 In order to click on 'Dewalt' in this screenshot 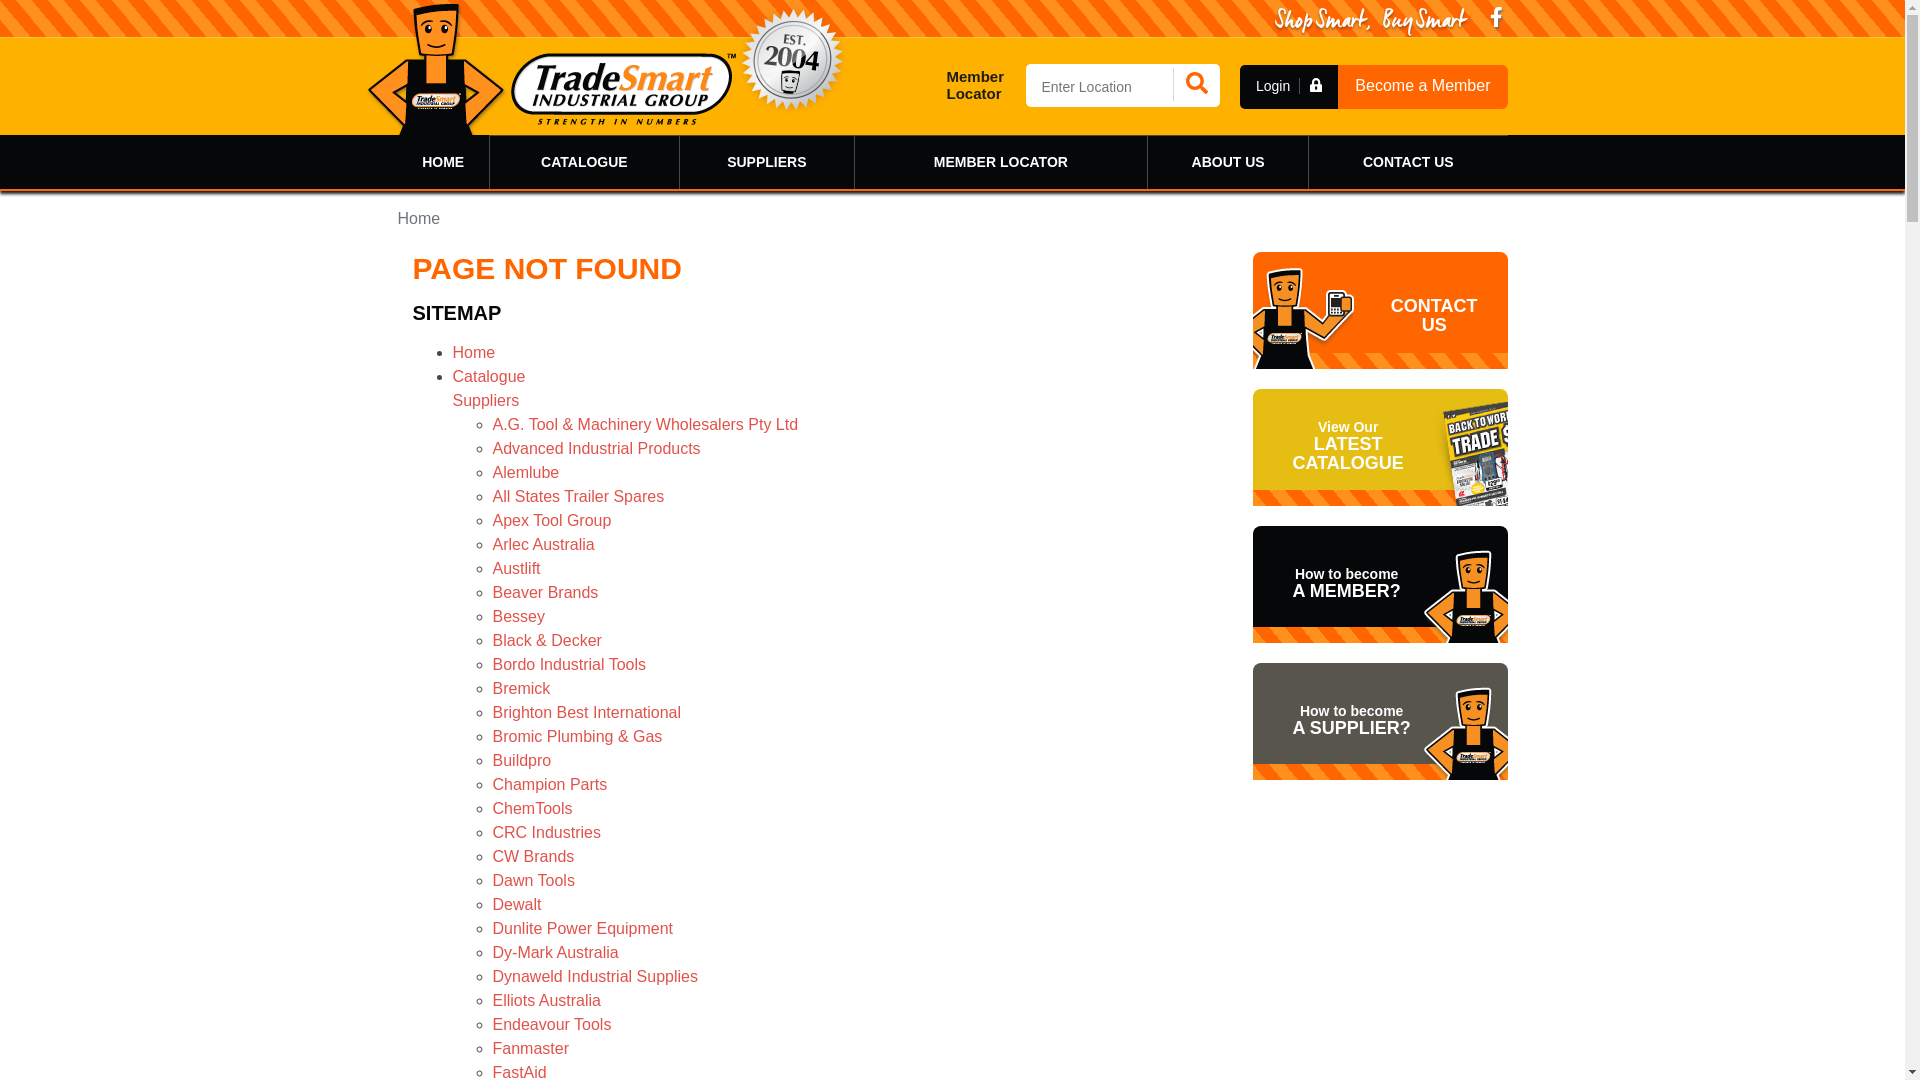, I will do `click(516, 904)`.